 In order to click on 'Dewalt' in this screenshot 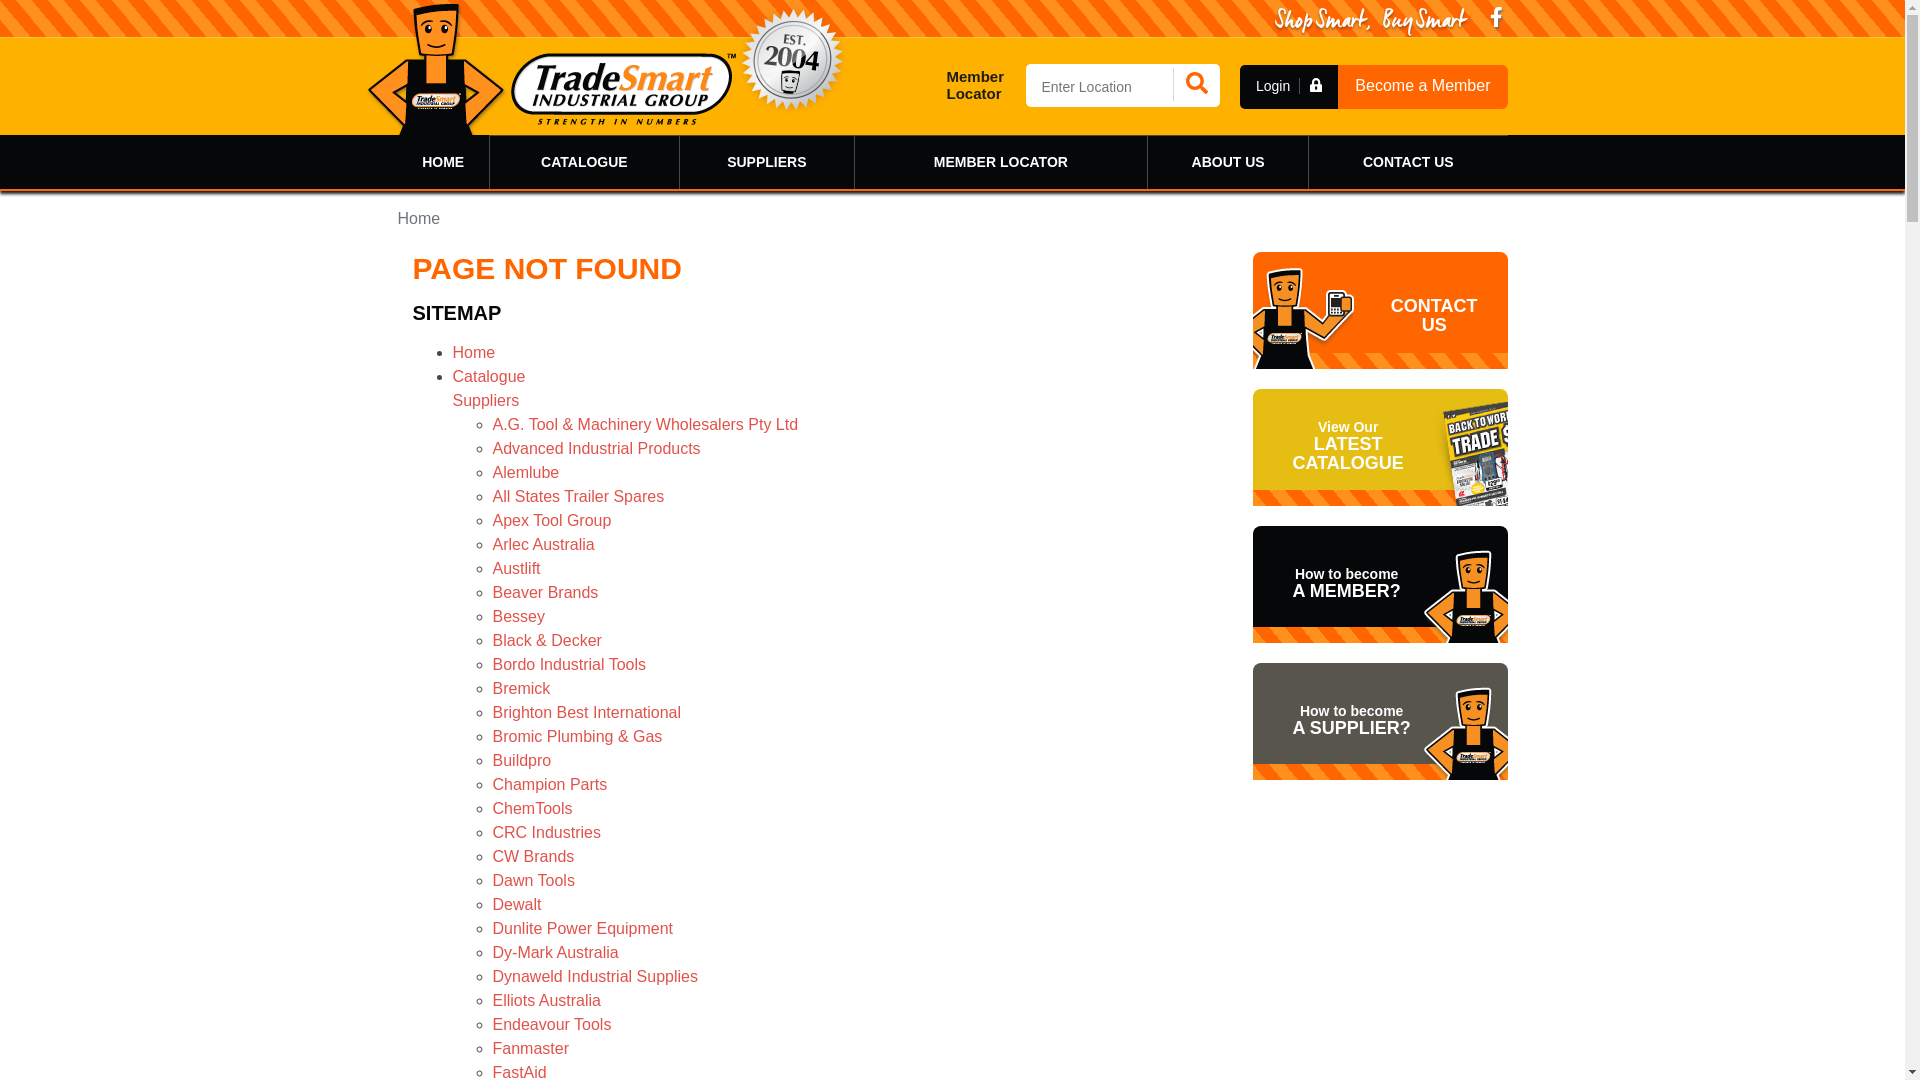, I will do `click(516, 904)`.